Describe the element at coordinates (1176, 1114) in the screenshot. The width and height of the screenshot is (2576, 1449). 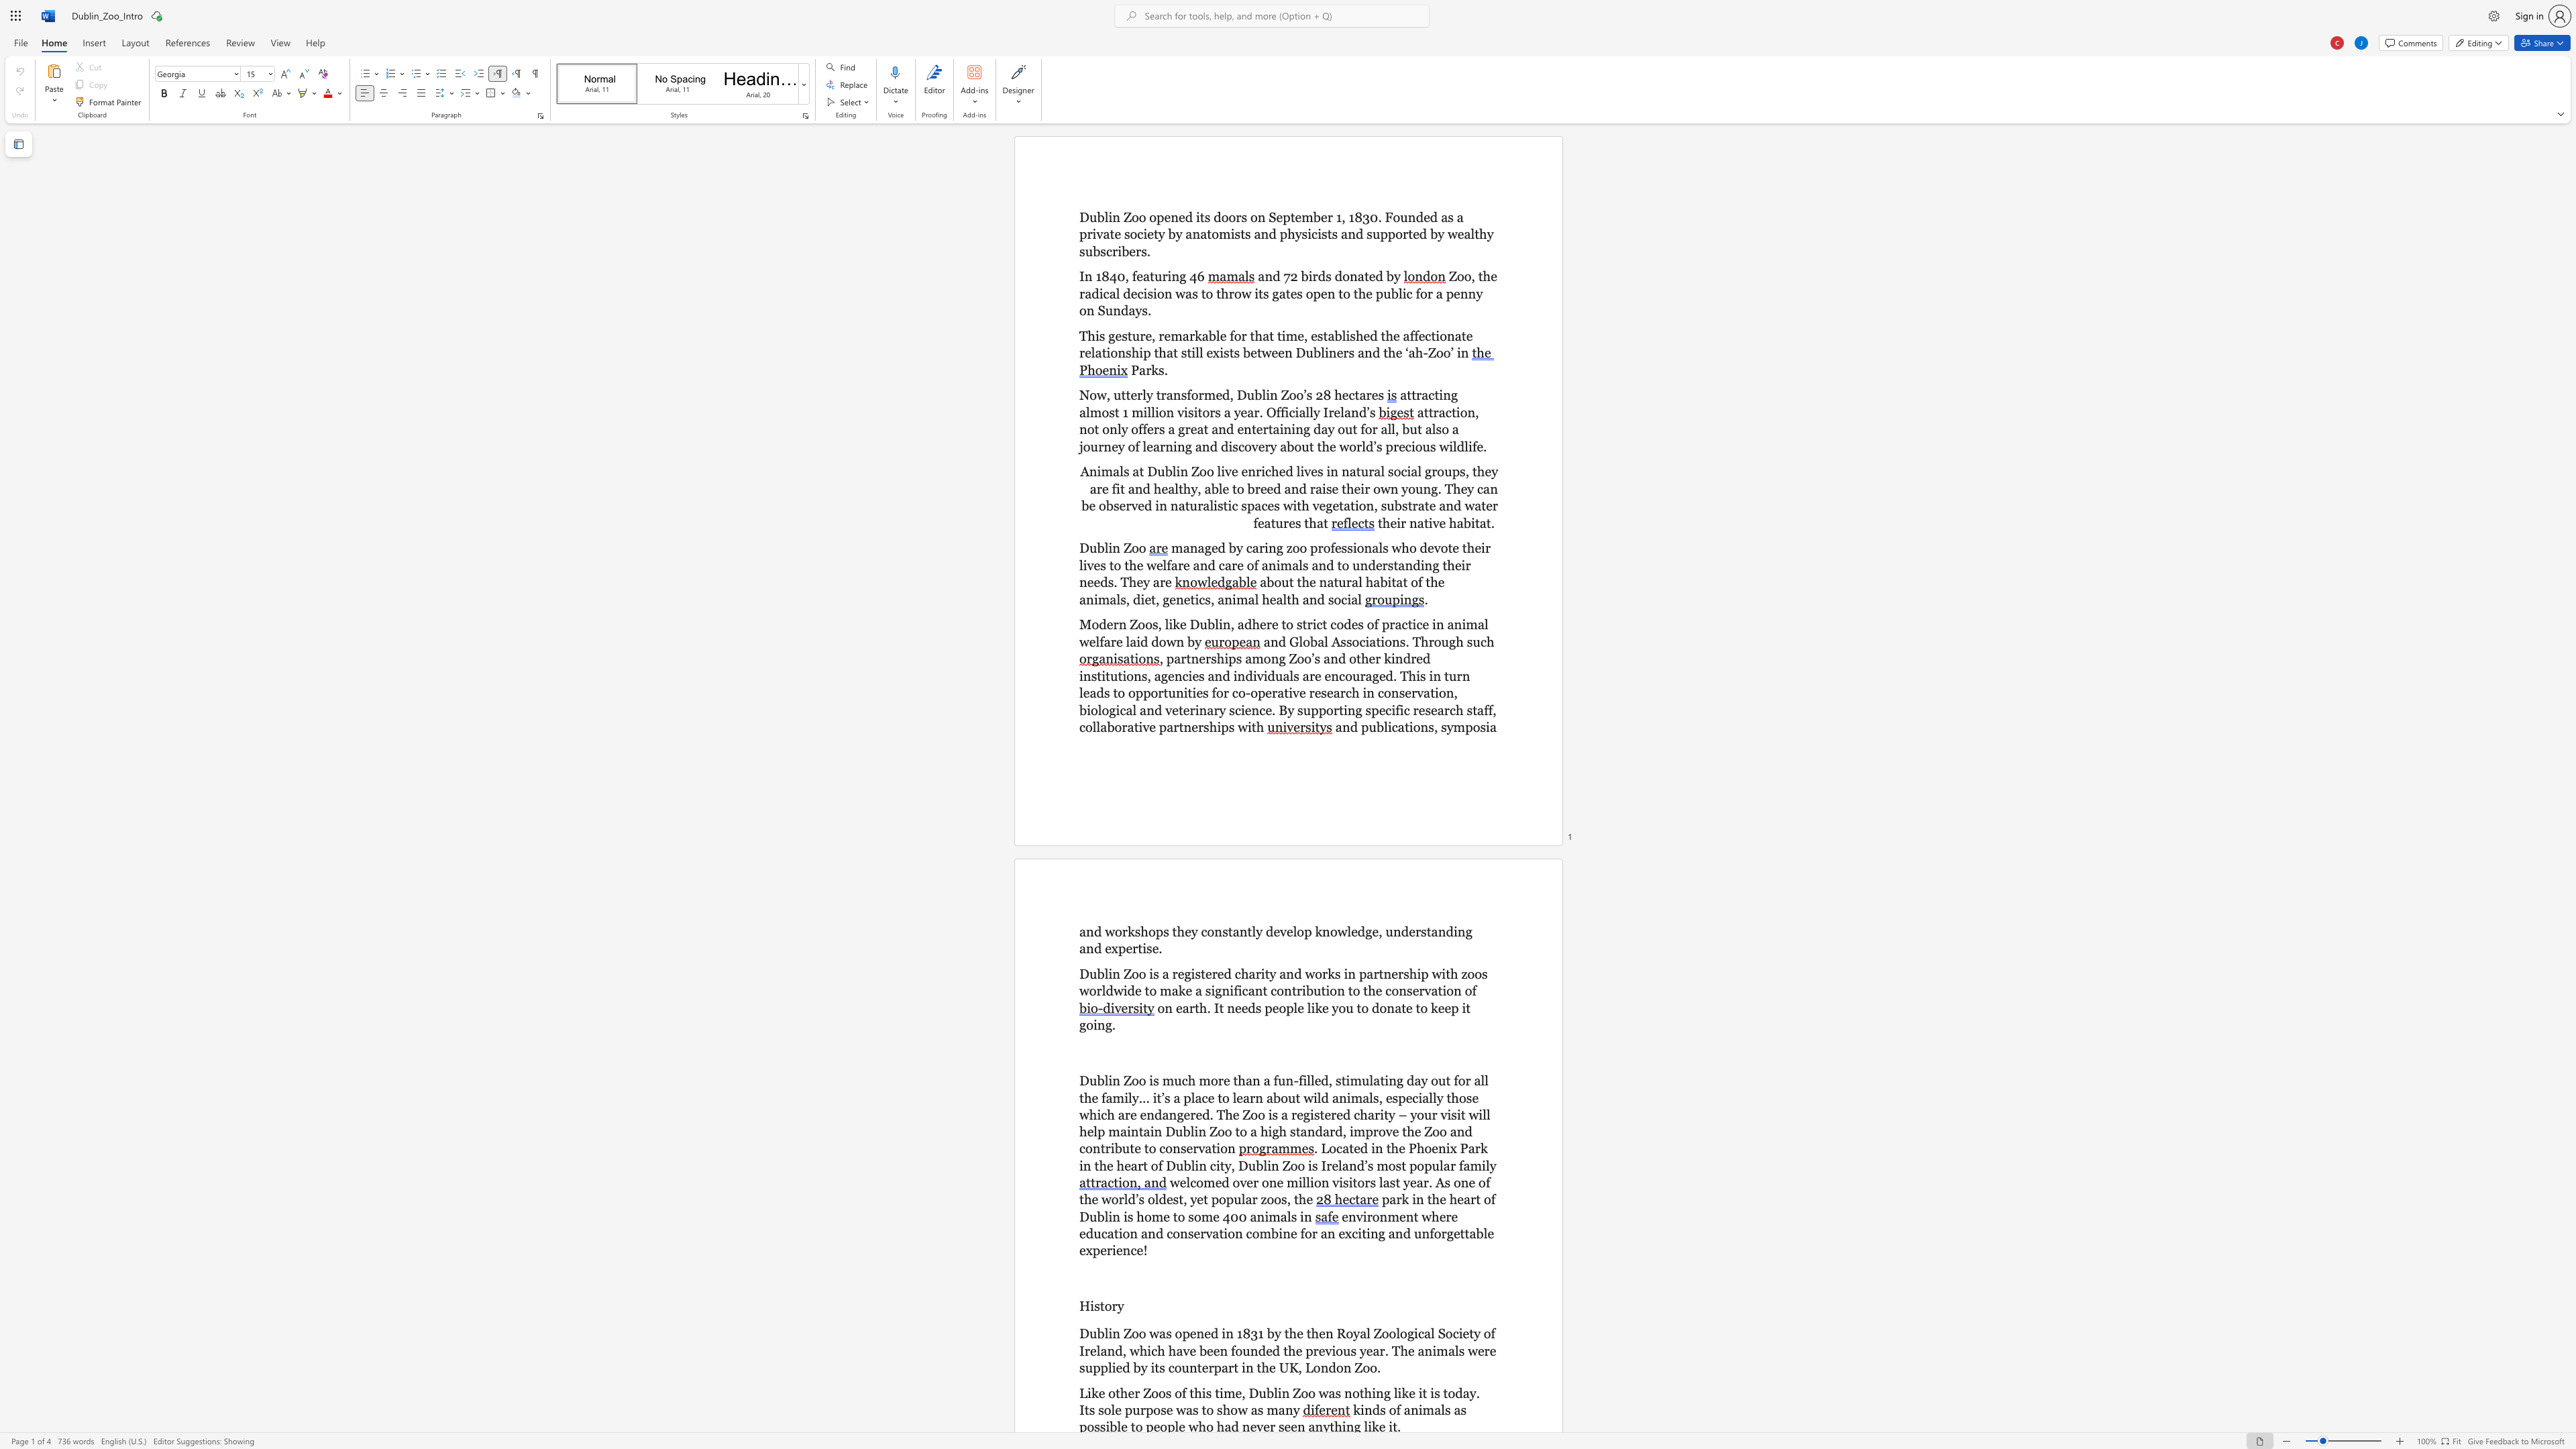
I see `the subset text "gered. The Zoo is a registered charity – your visit will he" within the text "a place to learn about wild animals, especially those which are endangered. The Zoo is a registered charity – your visit will help"` at that location.